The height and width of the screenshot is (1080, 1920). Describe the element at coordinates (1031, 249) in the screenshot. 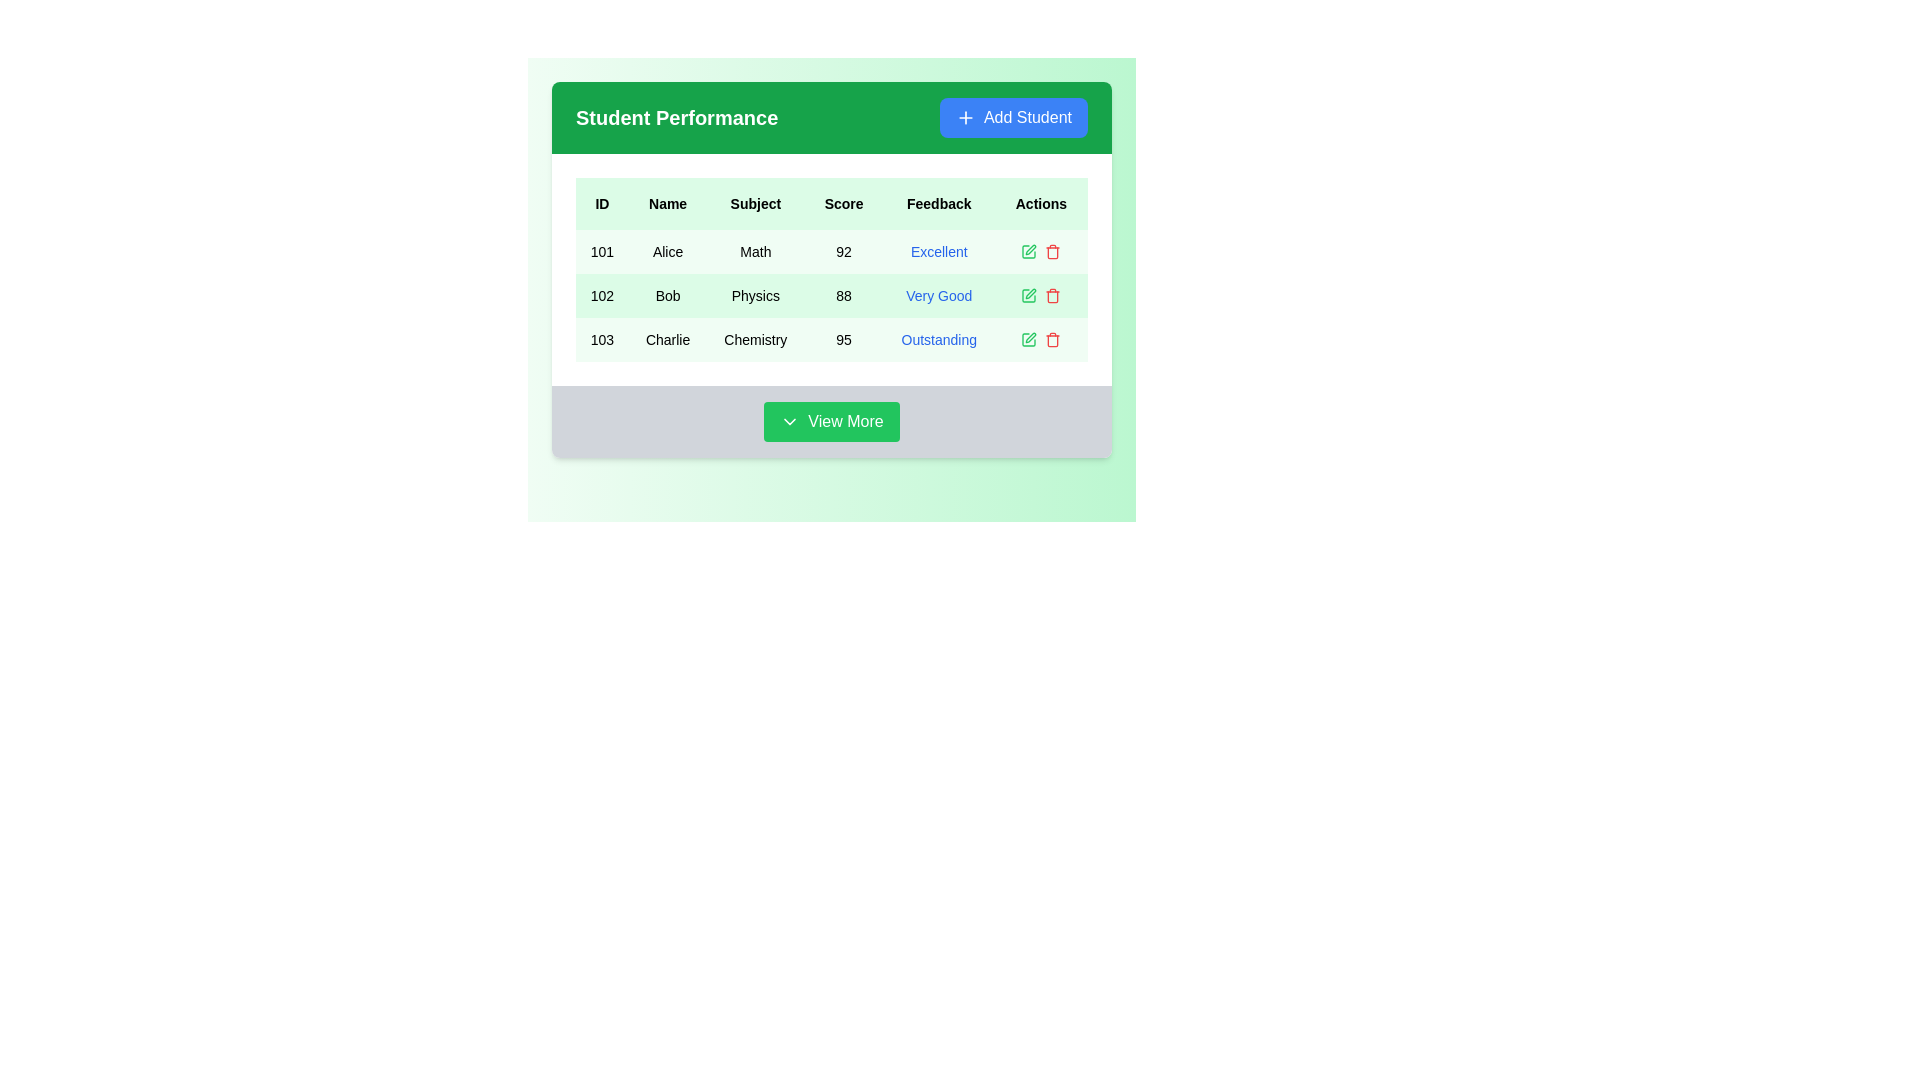

I see `the edit icon button in the 'Actions' column of the last row associated with the 'Charlie' entry` at that location.